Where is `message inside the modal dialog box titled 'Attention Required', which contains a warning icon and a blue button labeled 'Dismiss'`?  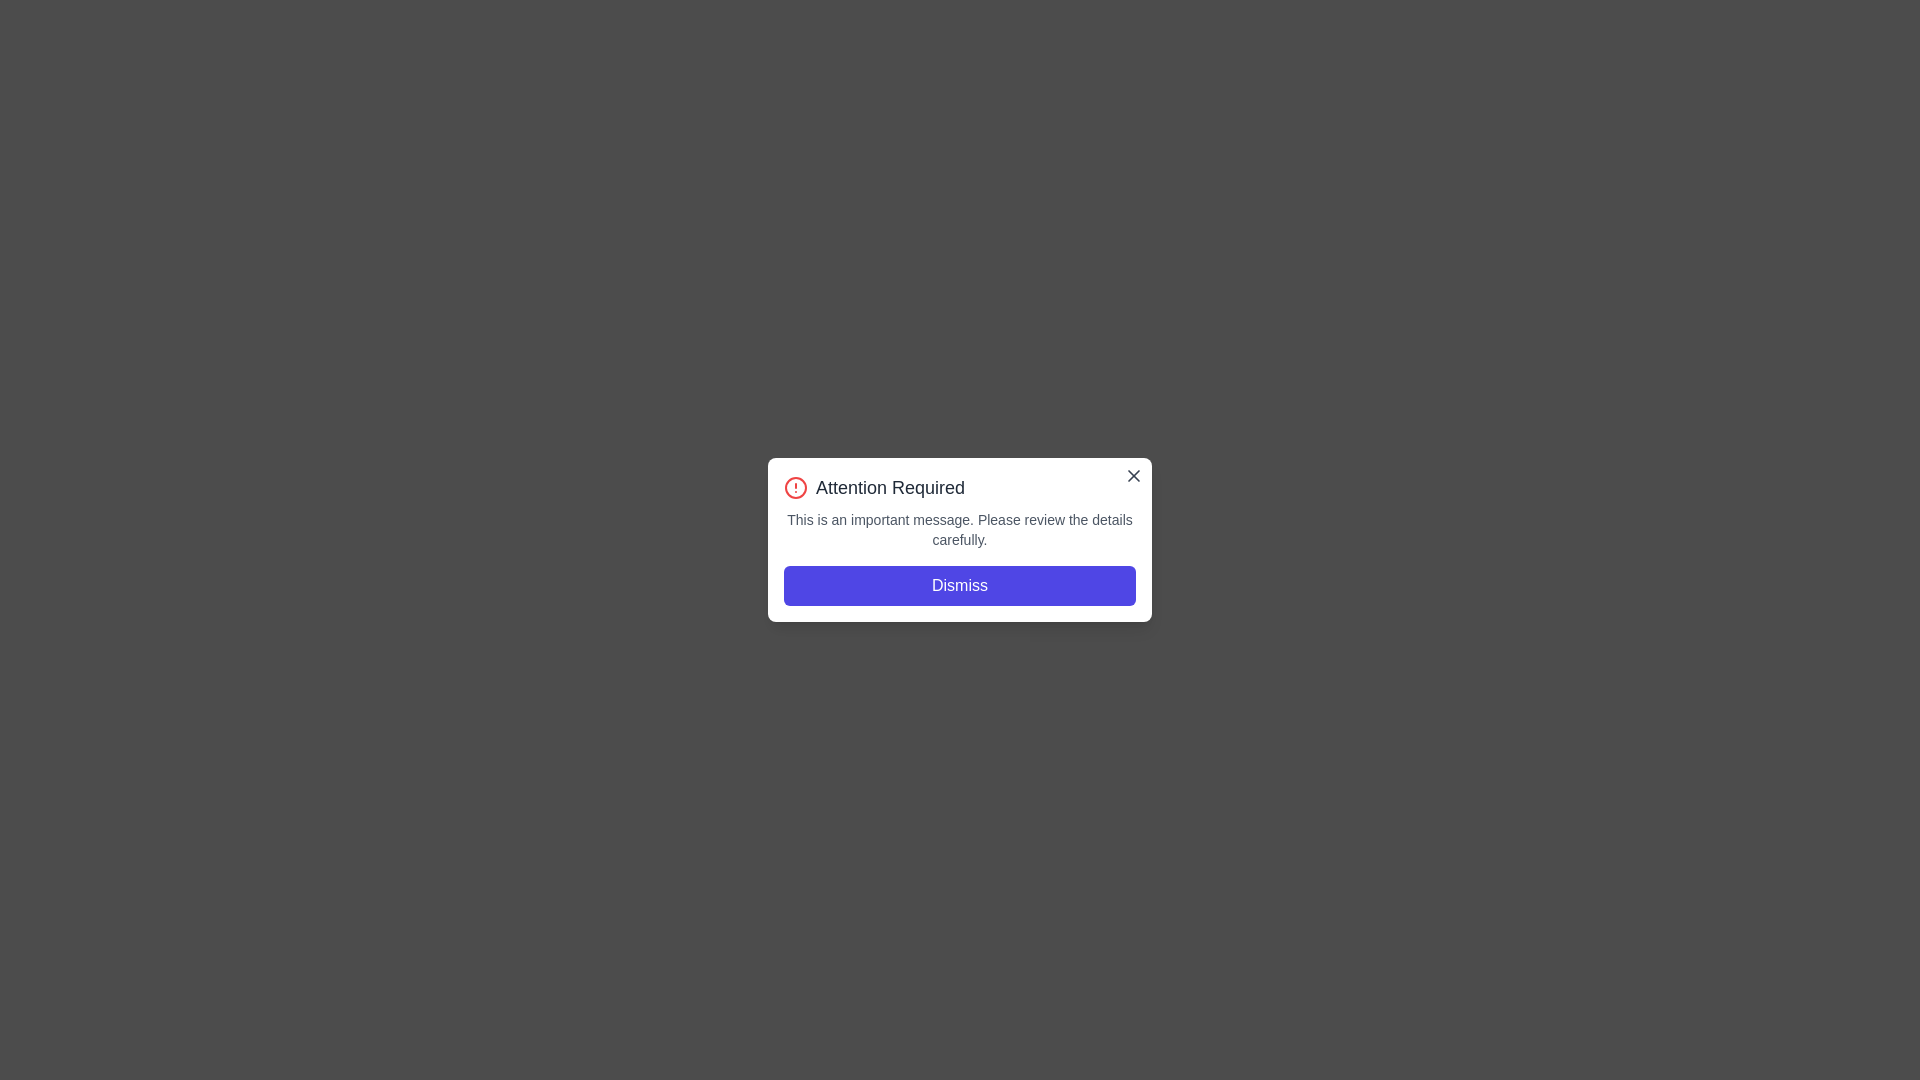 message inside the modal dialog box titled 'Attention Required', which contains a warning icon and a blue button labeled 'Dismiss' is located at coordinates (960, 540).